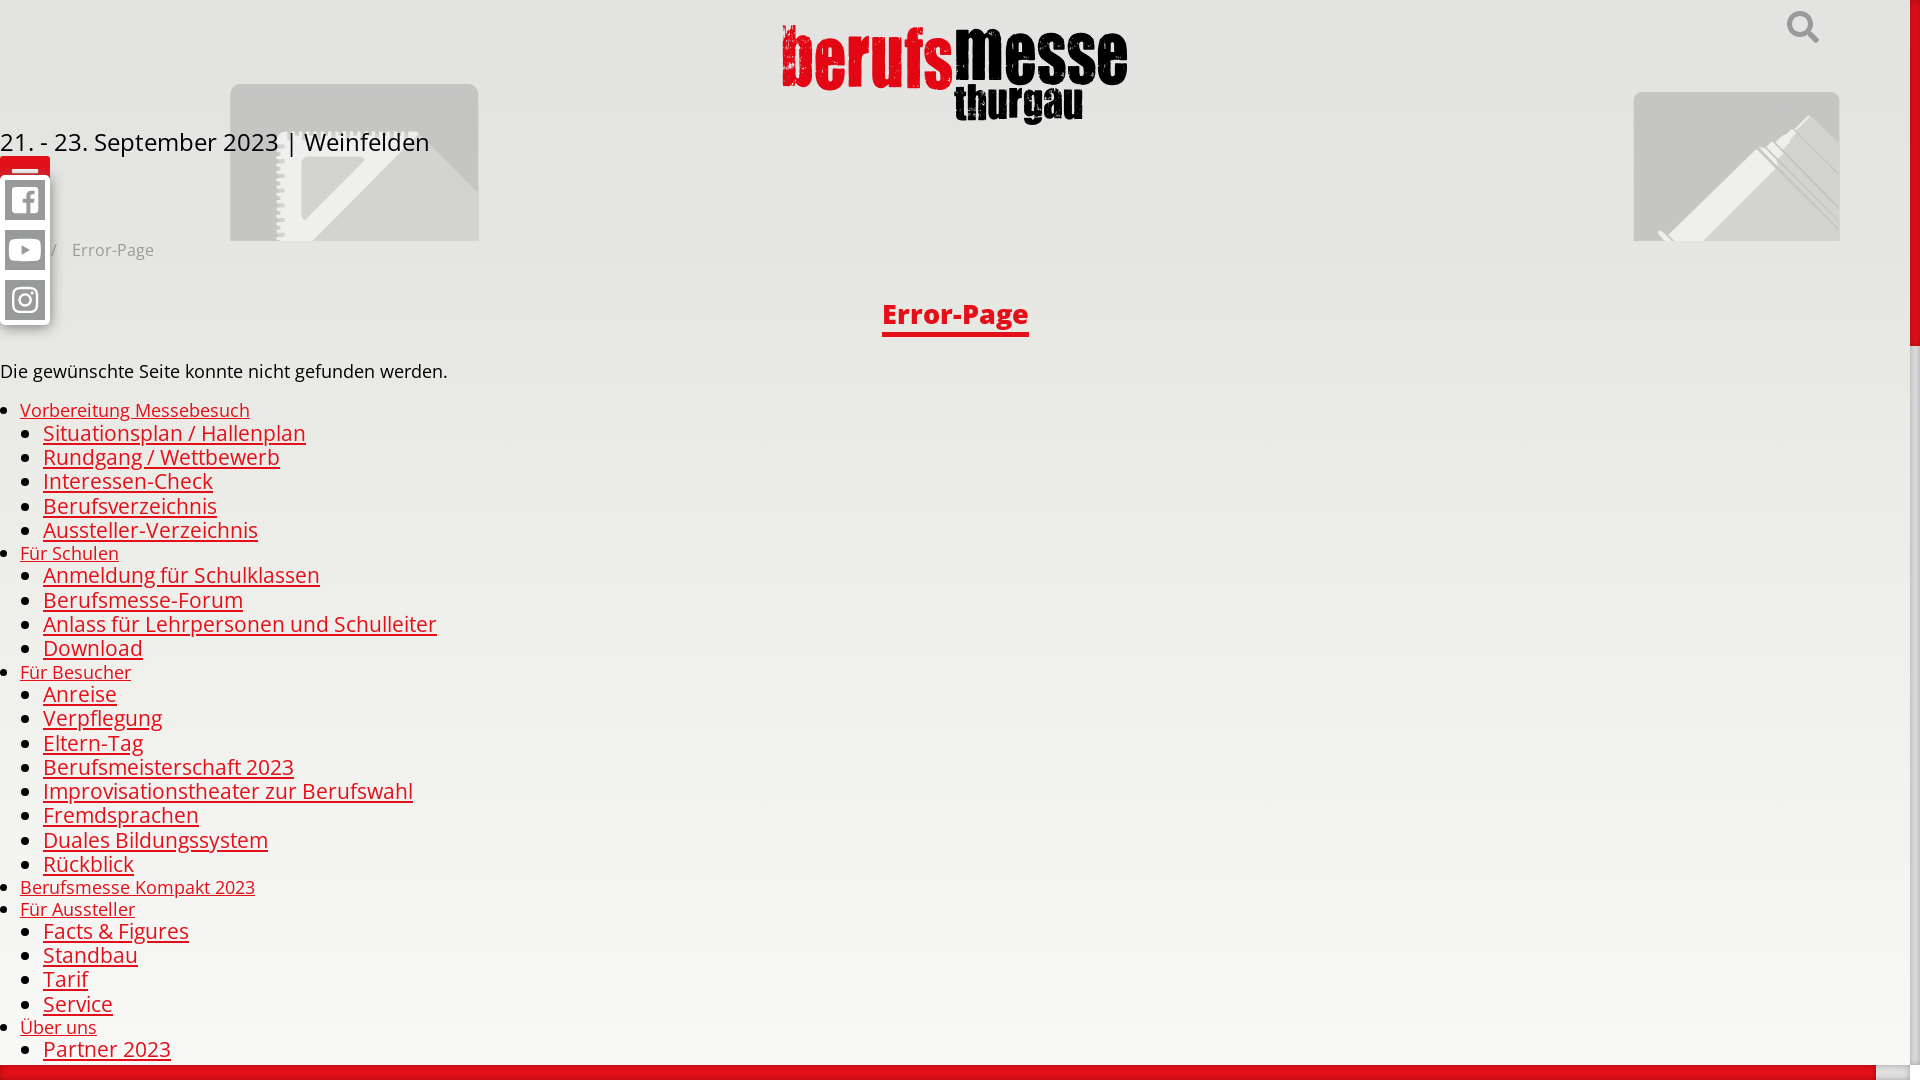 The width and height of the screenshot is (1920, 1080). Describe the element at coordinates (80, 692) in the screenshot. I see `'Anreise'` at that location.